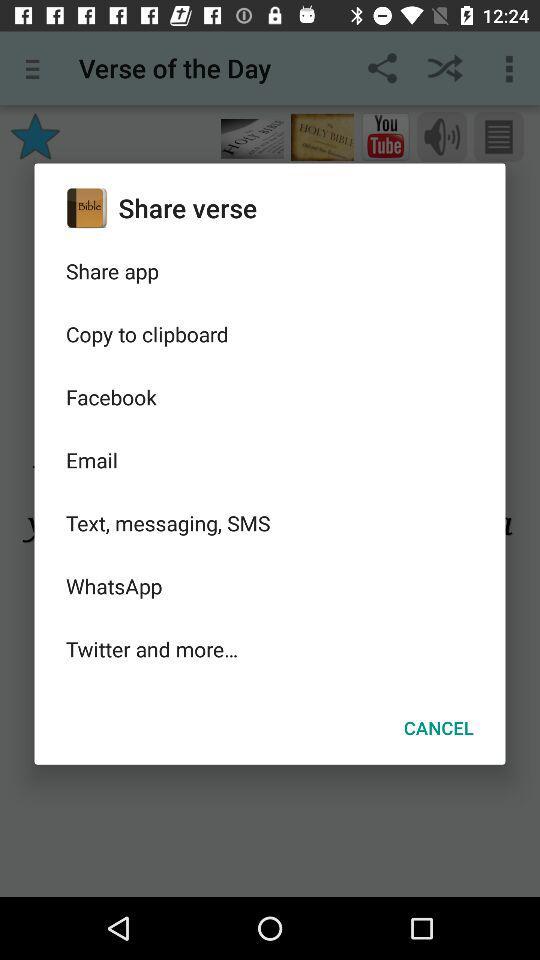  What do you see at coordinates (437, 726) in the screenshot?
I see `the cancel` at bounding box center [437, 726].